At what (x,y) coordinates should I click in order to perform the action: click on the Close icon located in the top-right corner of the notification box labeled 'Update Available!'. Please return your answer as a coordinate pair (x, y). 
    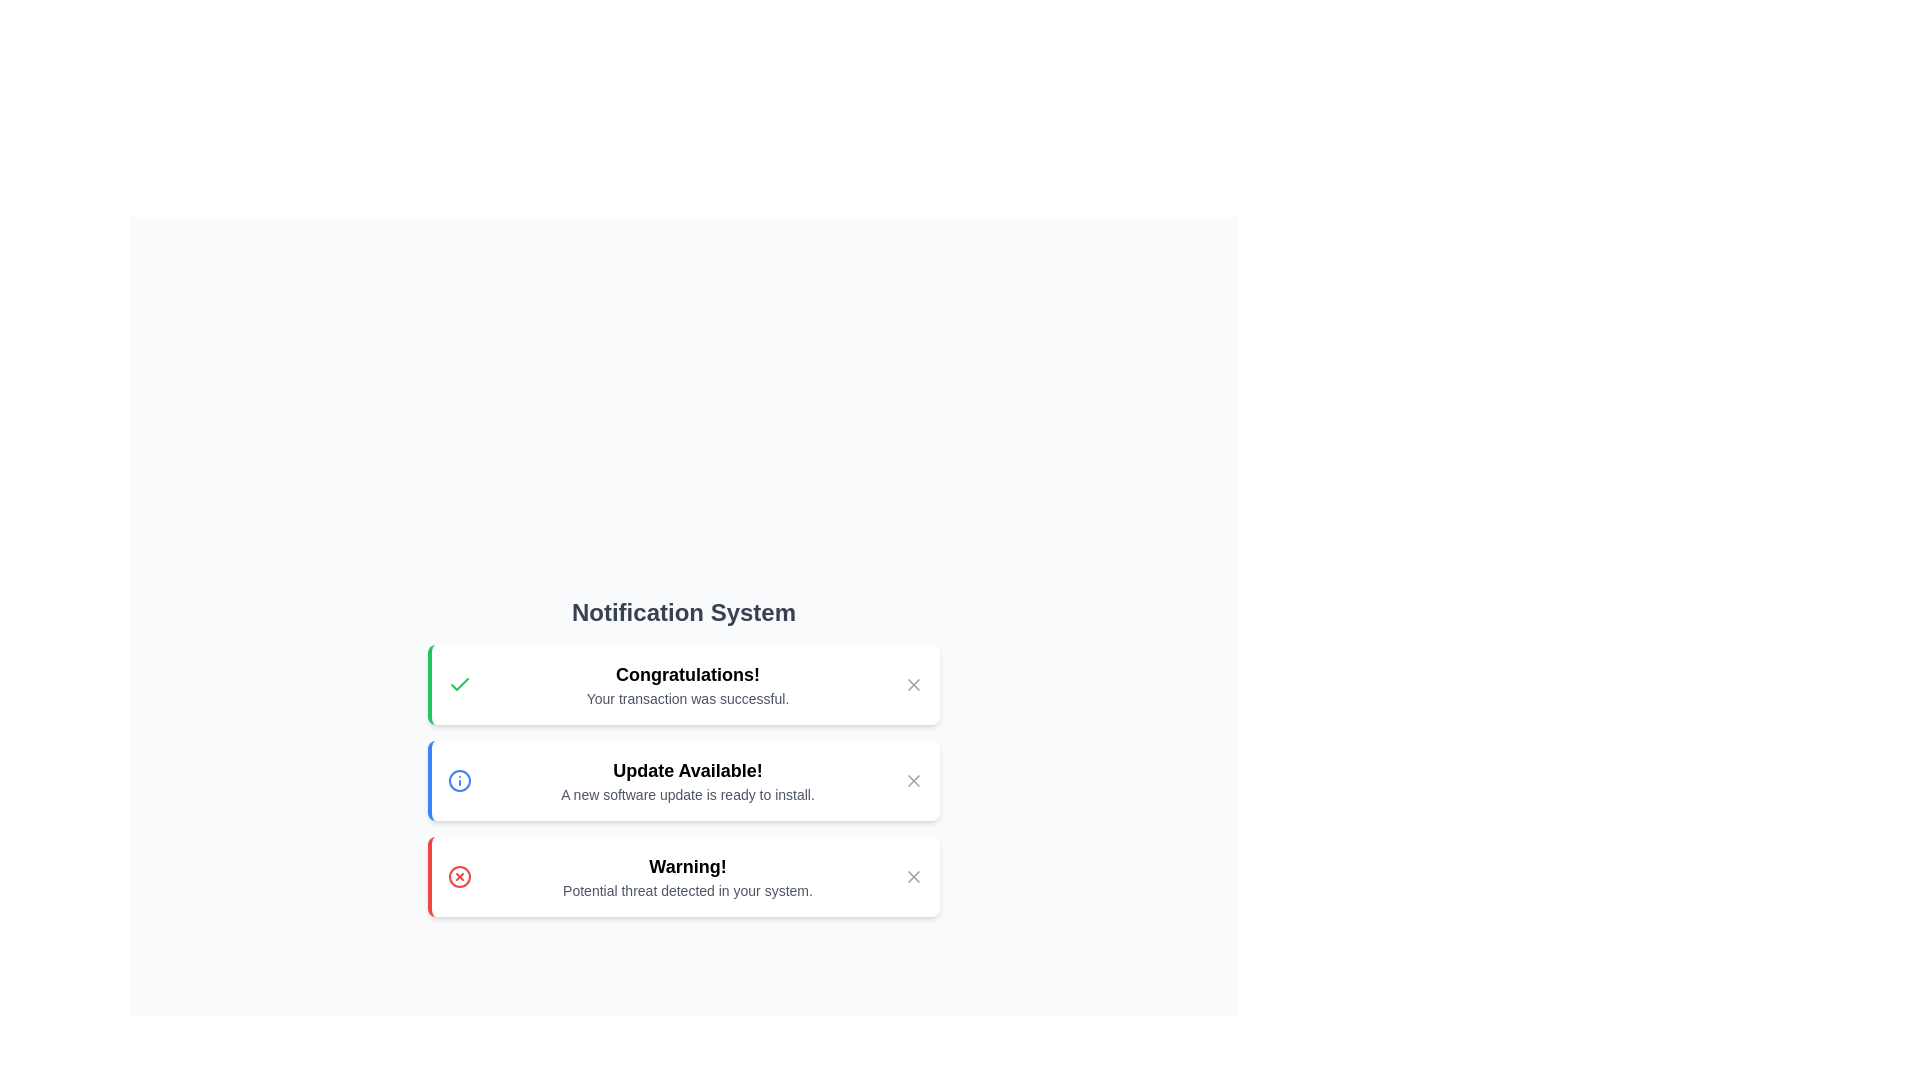
    Looking at the image, I should click on (912, 779).